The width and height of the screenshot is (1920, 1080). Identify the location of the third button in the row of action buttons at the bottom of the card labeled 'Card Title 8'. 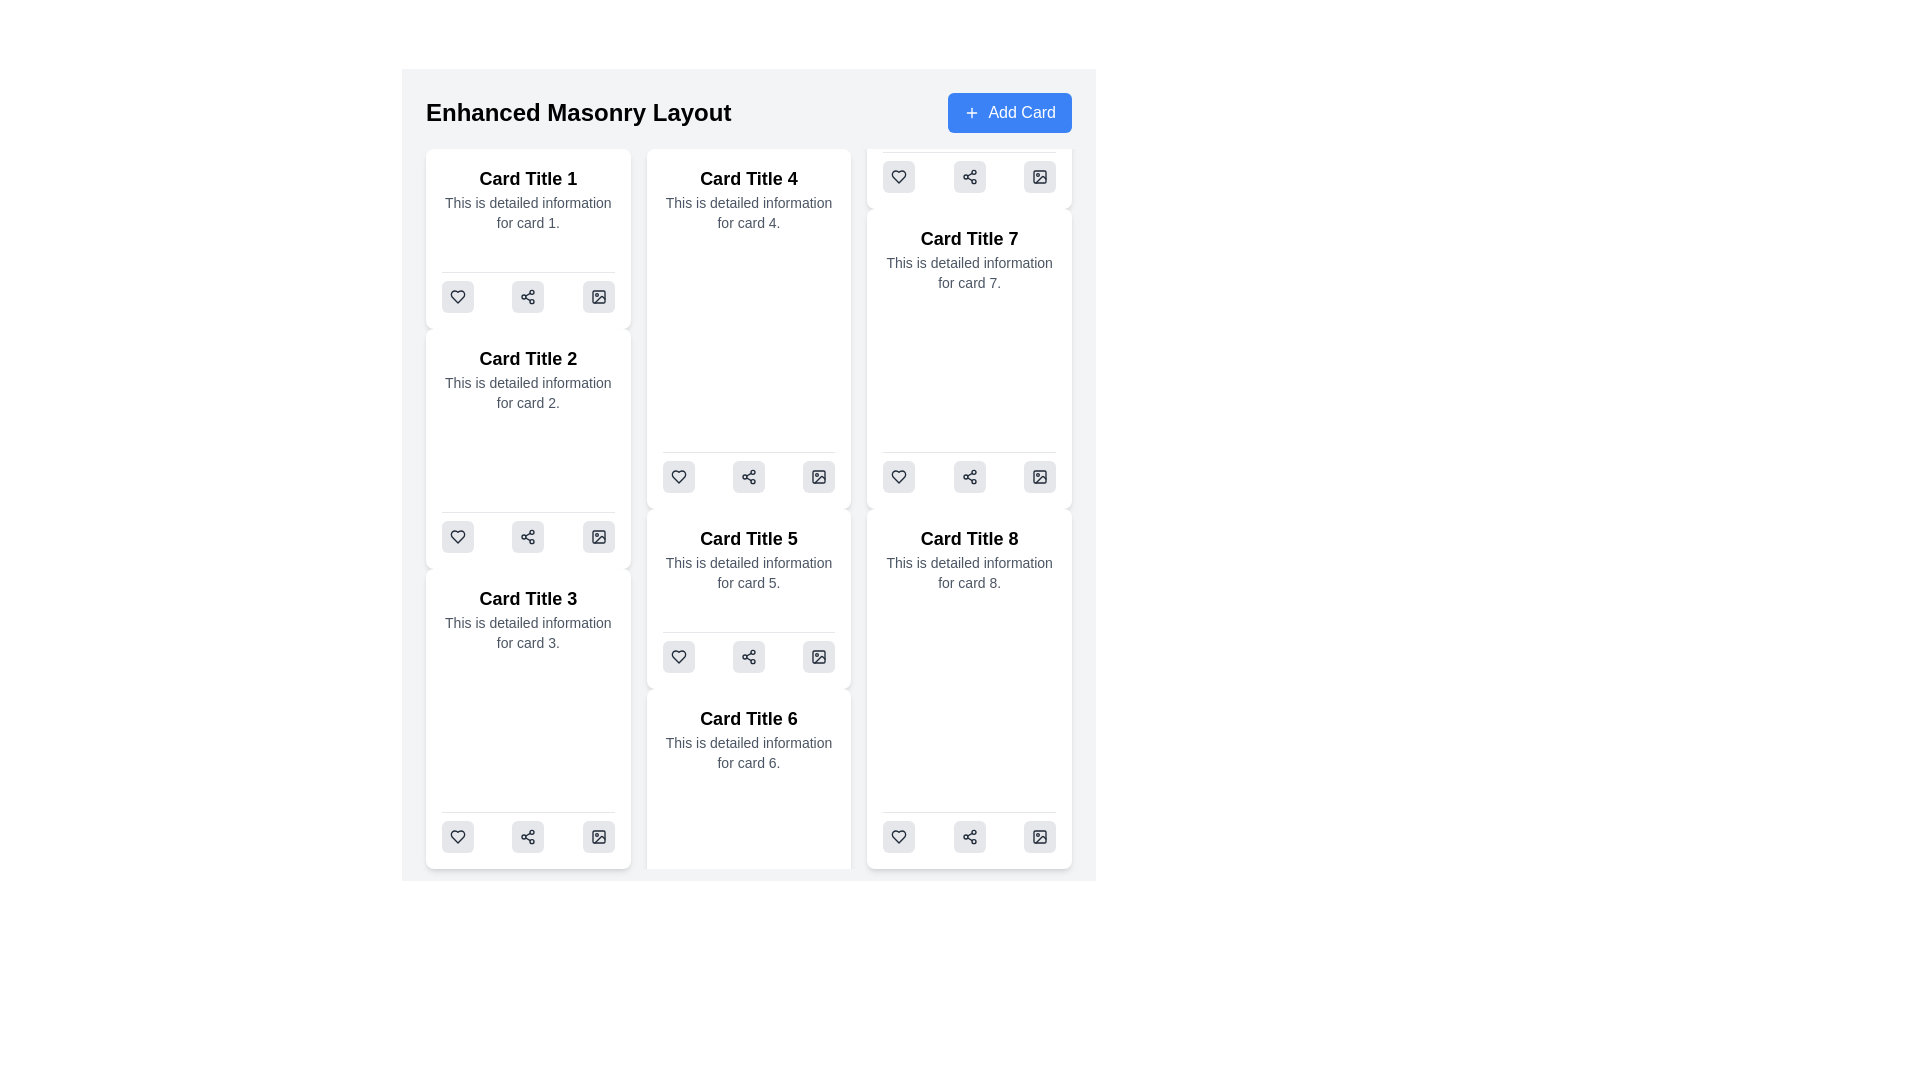
(1040, 837).